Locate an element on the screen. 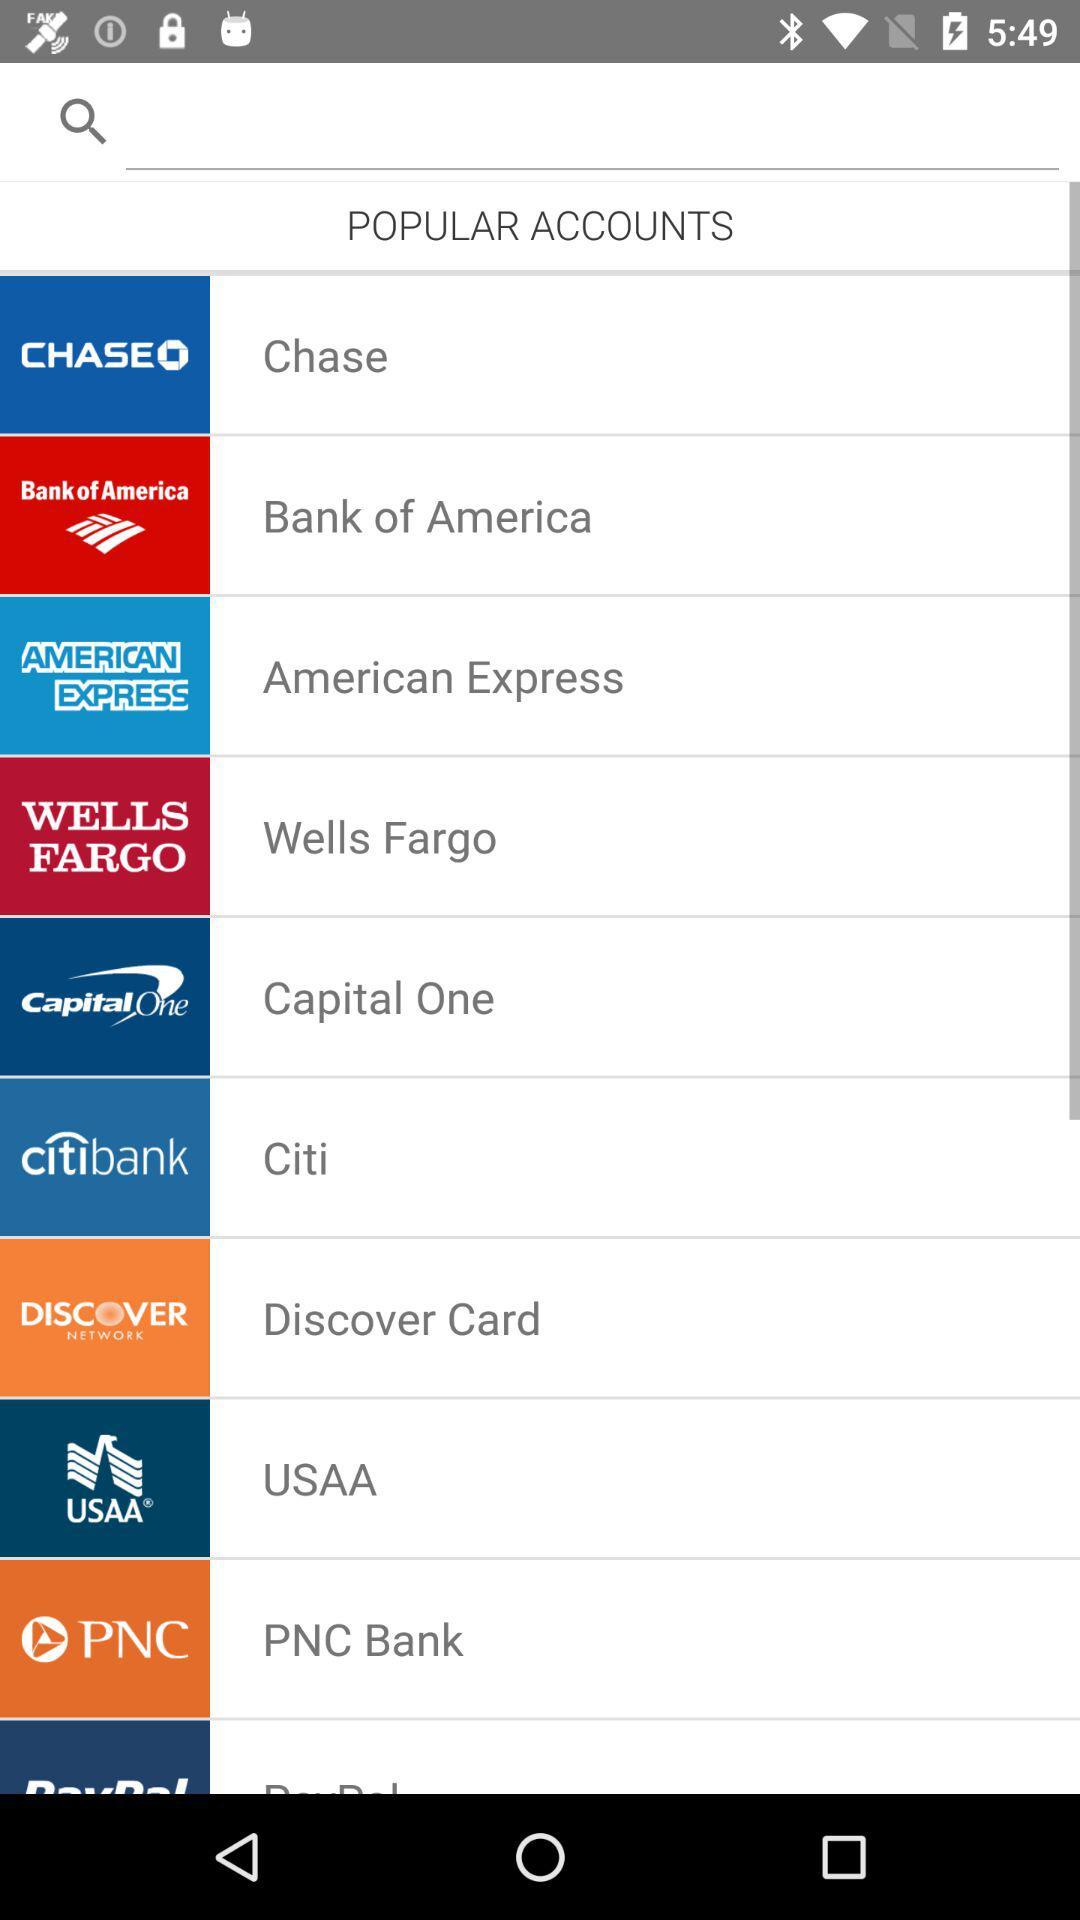  usaa app is located at coordinates (318, 1478).